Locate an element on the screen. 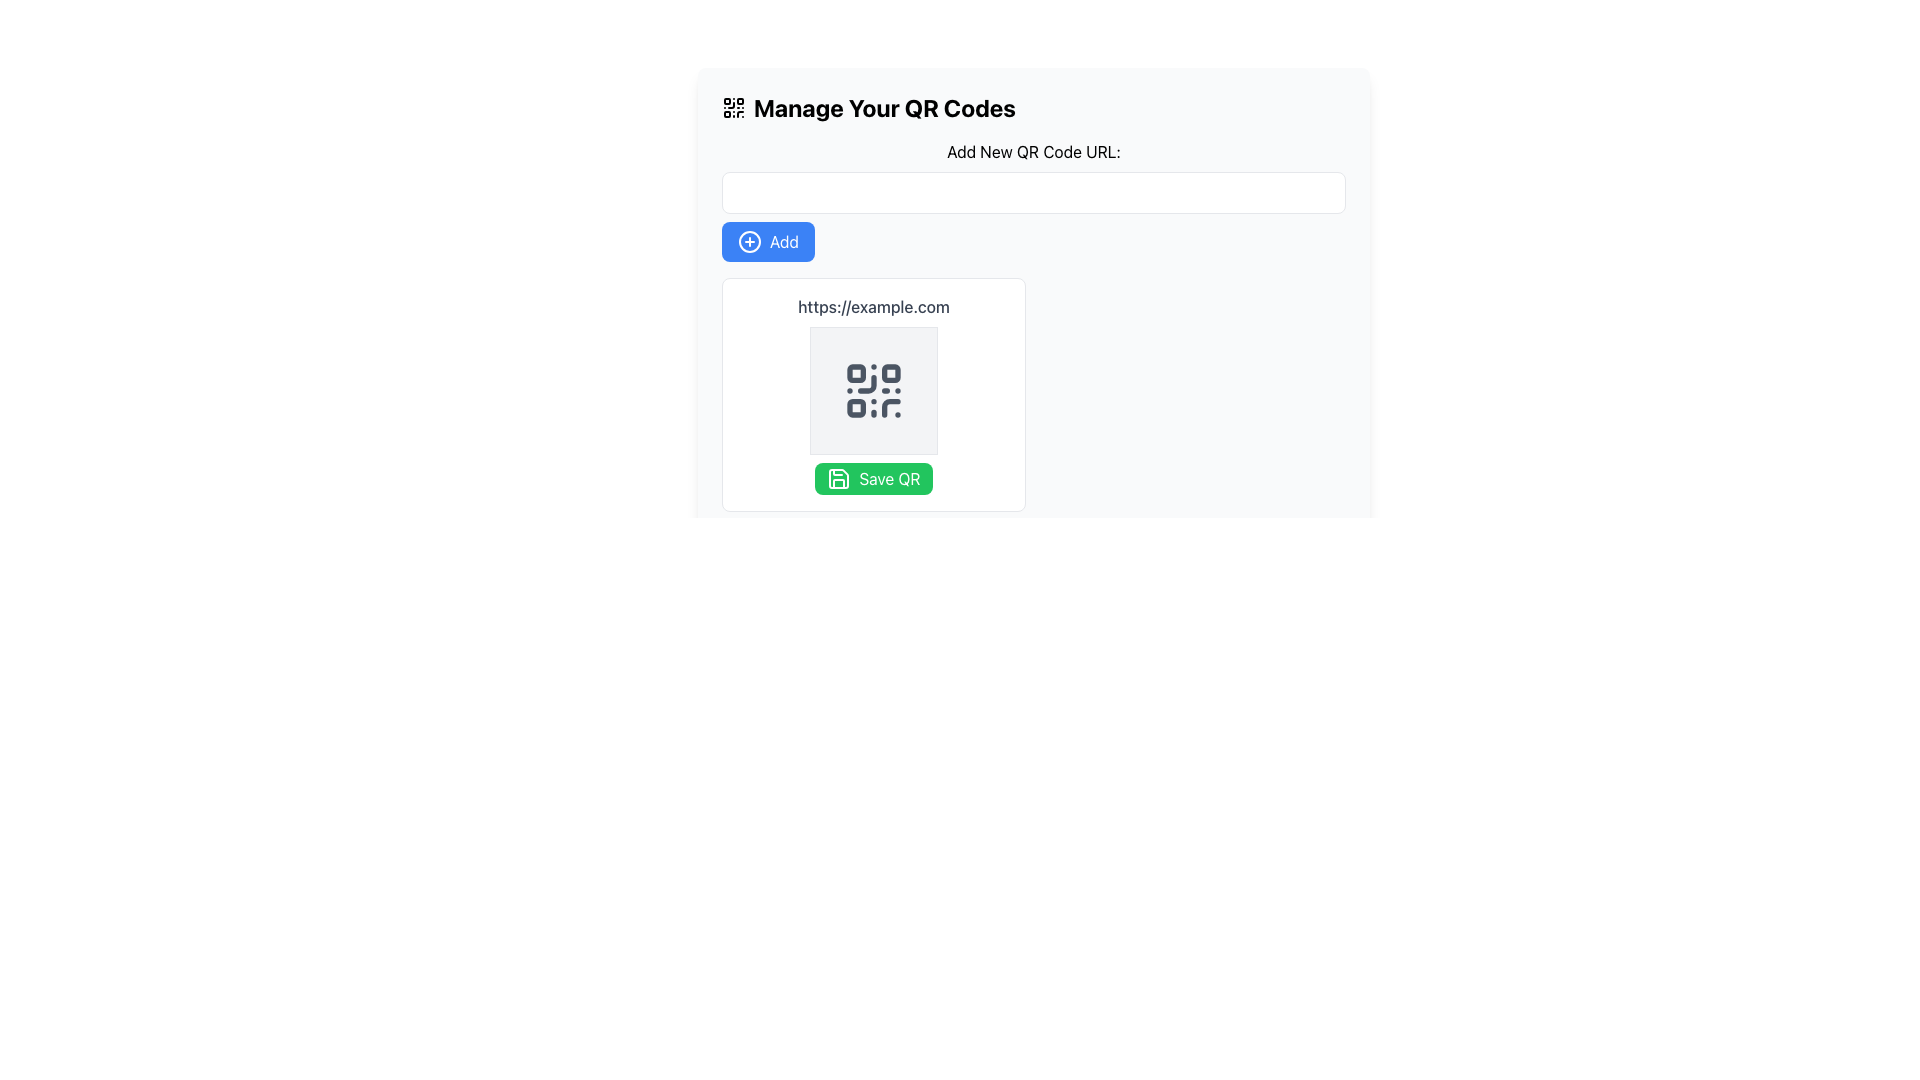  the outer circular SVG component of the 'Add' button icon, located to the left of the text 'Add' is located at coordinates (748, 241).